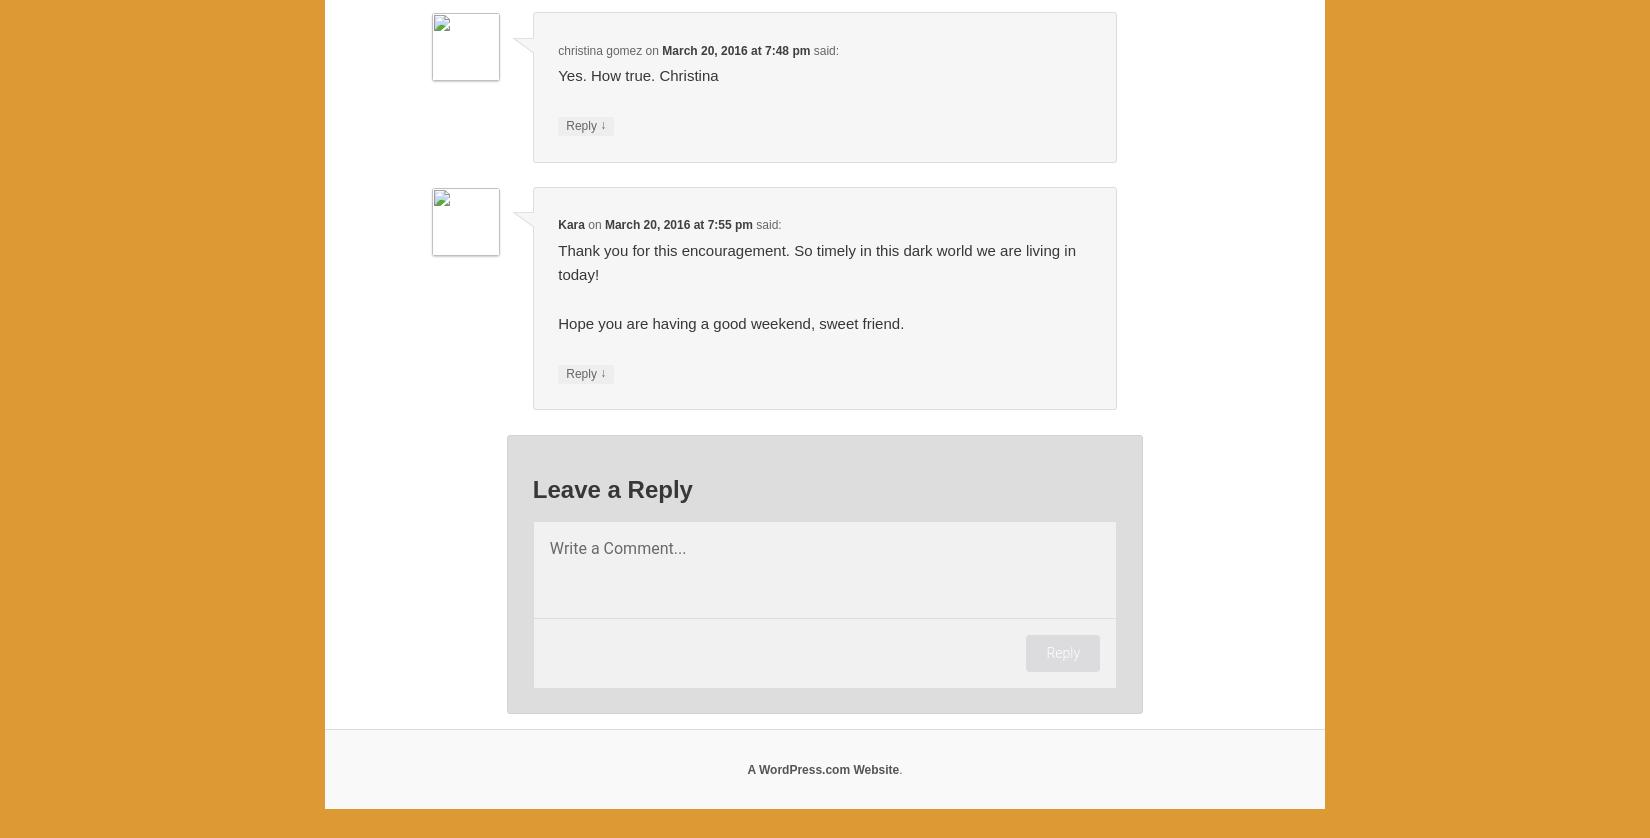 The image size is (1650, 838). I want to click on 'March 20, 2016 at 7:48 pm', so click(735, 50).